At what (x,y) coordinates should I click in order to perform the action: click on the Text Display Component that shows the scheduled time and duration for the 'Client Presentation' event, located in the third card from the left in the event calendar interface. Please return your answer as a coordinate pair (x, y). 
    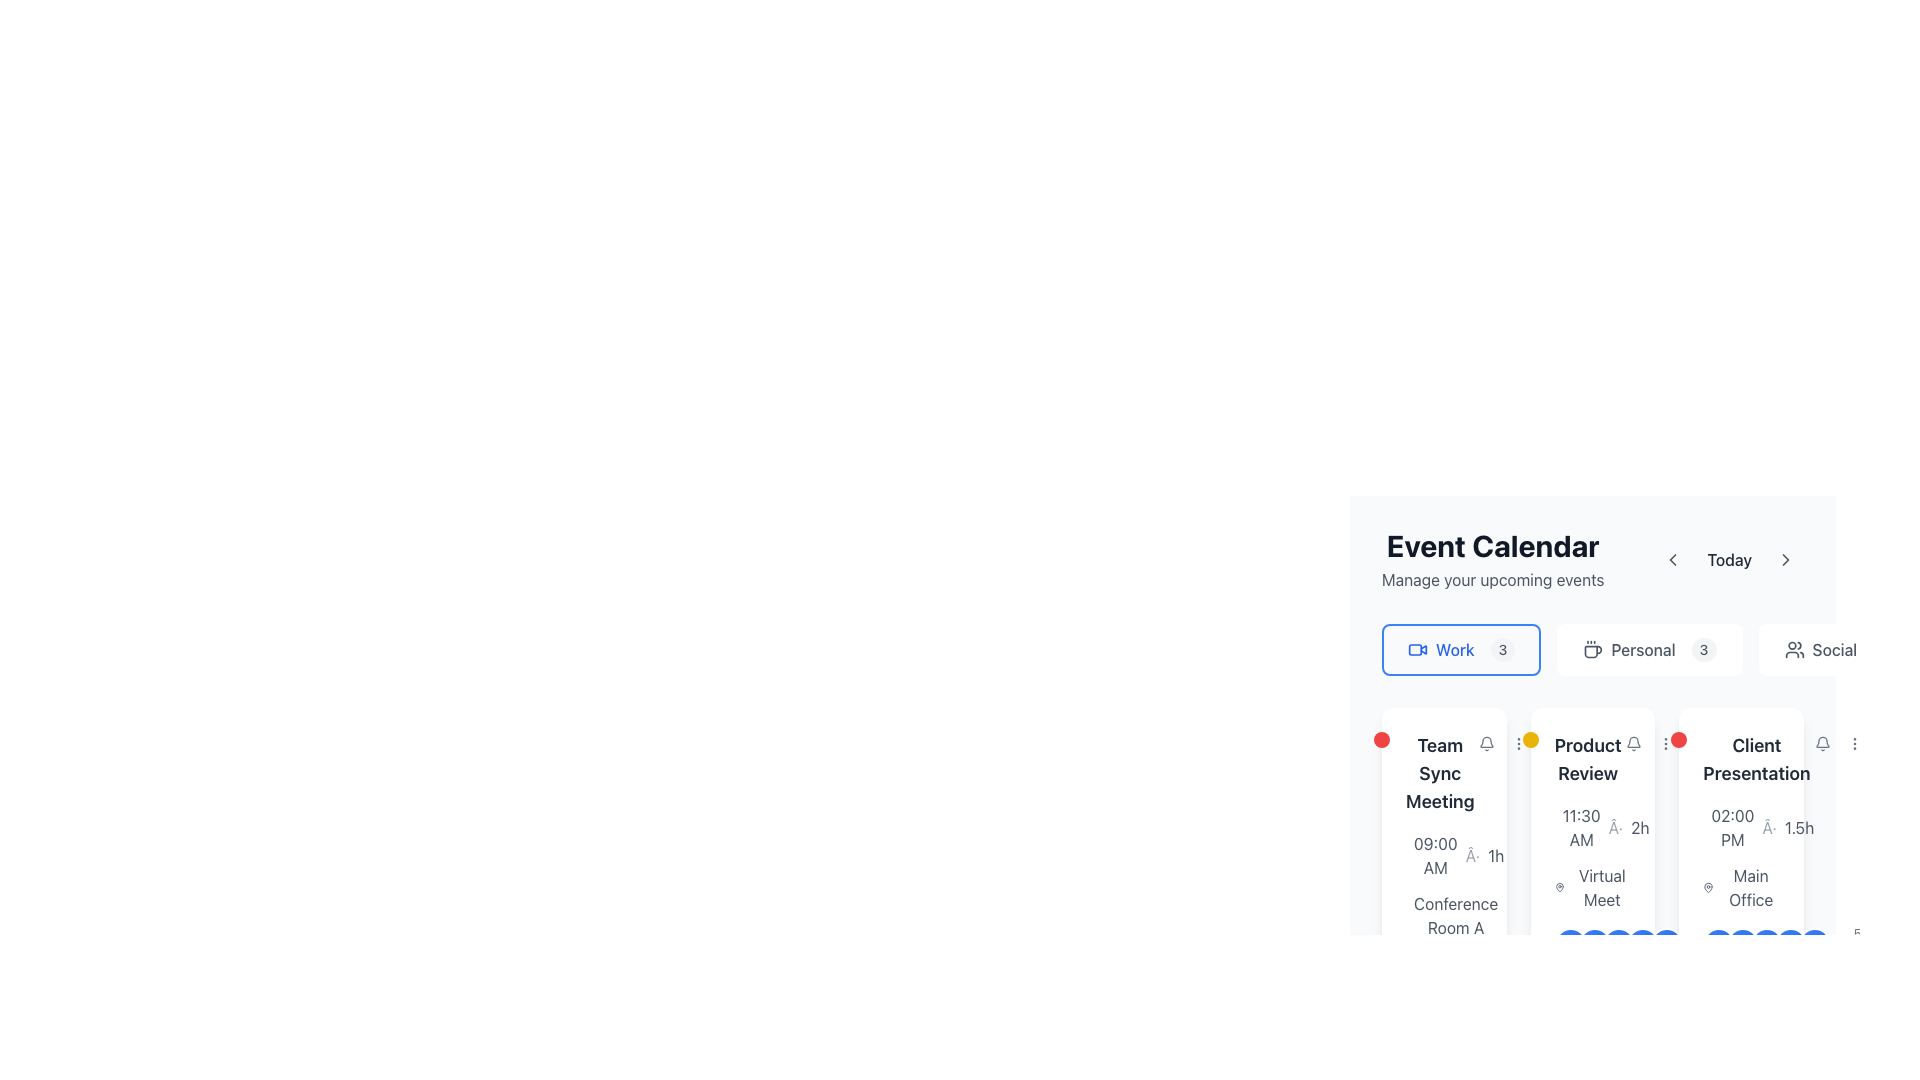
    Looking at the image, I should click on (1740, 828).